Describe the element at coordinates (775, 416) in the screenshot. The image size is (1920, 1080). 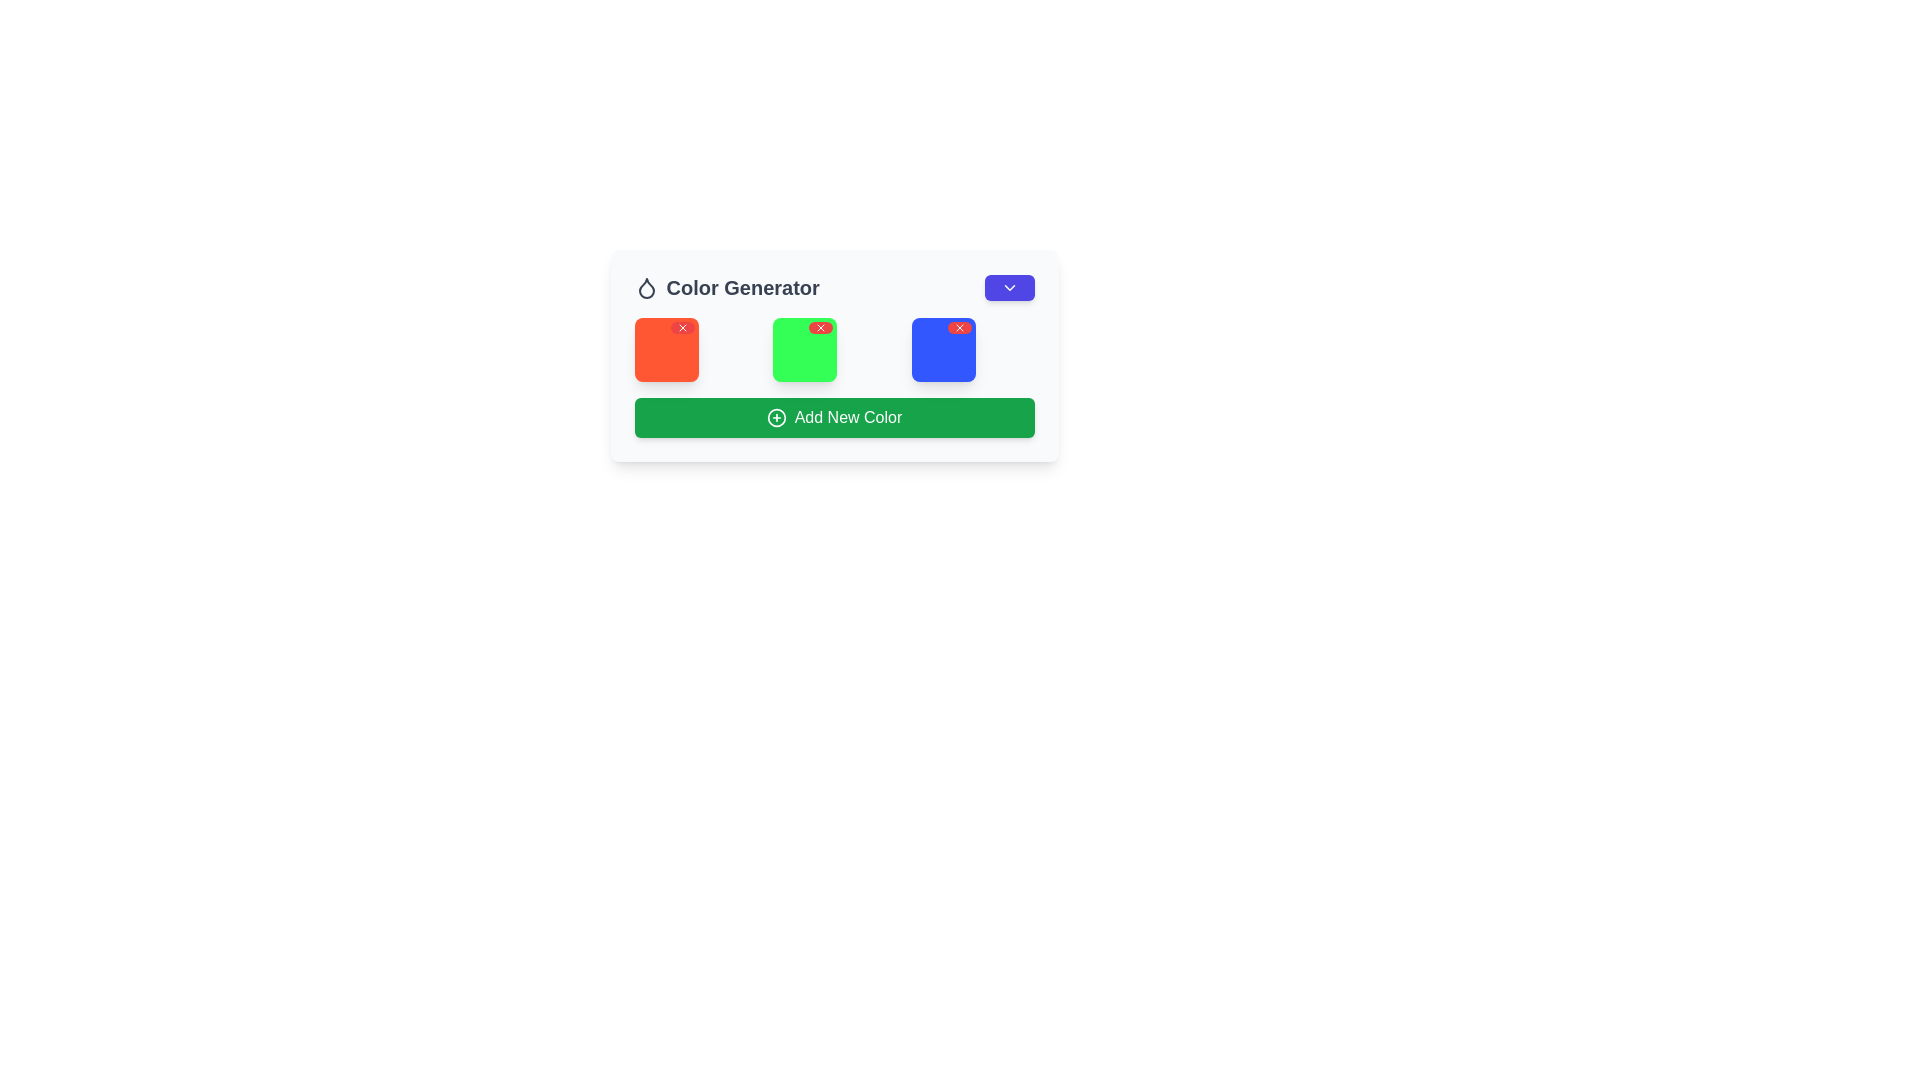
I see `the circular SVG element of the 'Add New Color' button by clicking on it` at that location.